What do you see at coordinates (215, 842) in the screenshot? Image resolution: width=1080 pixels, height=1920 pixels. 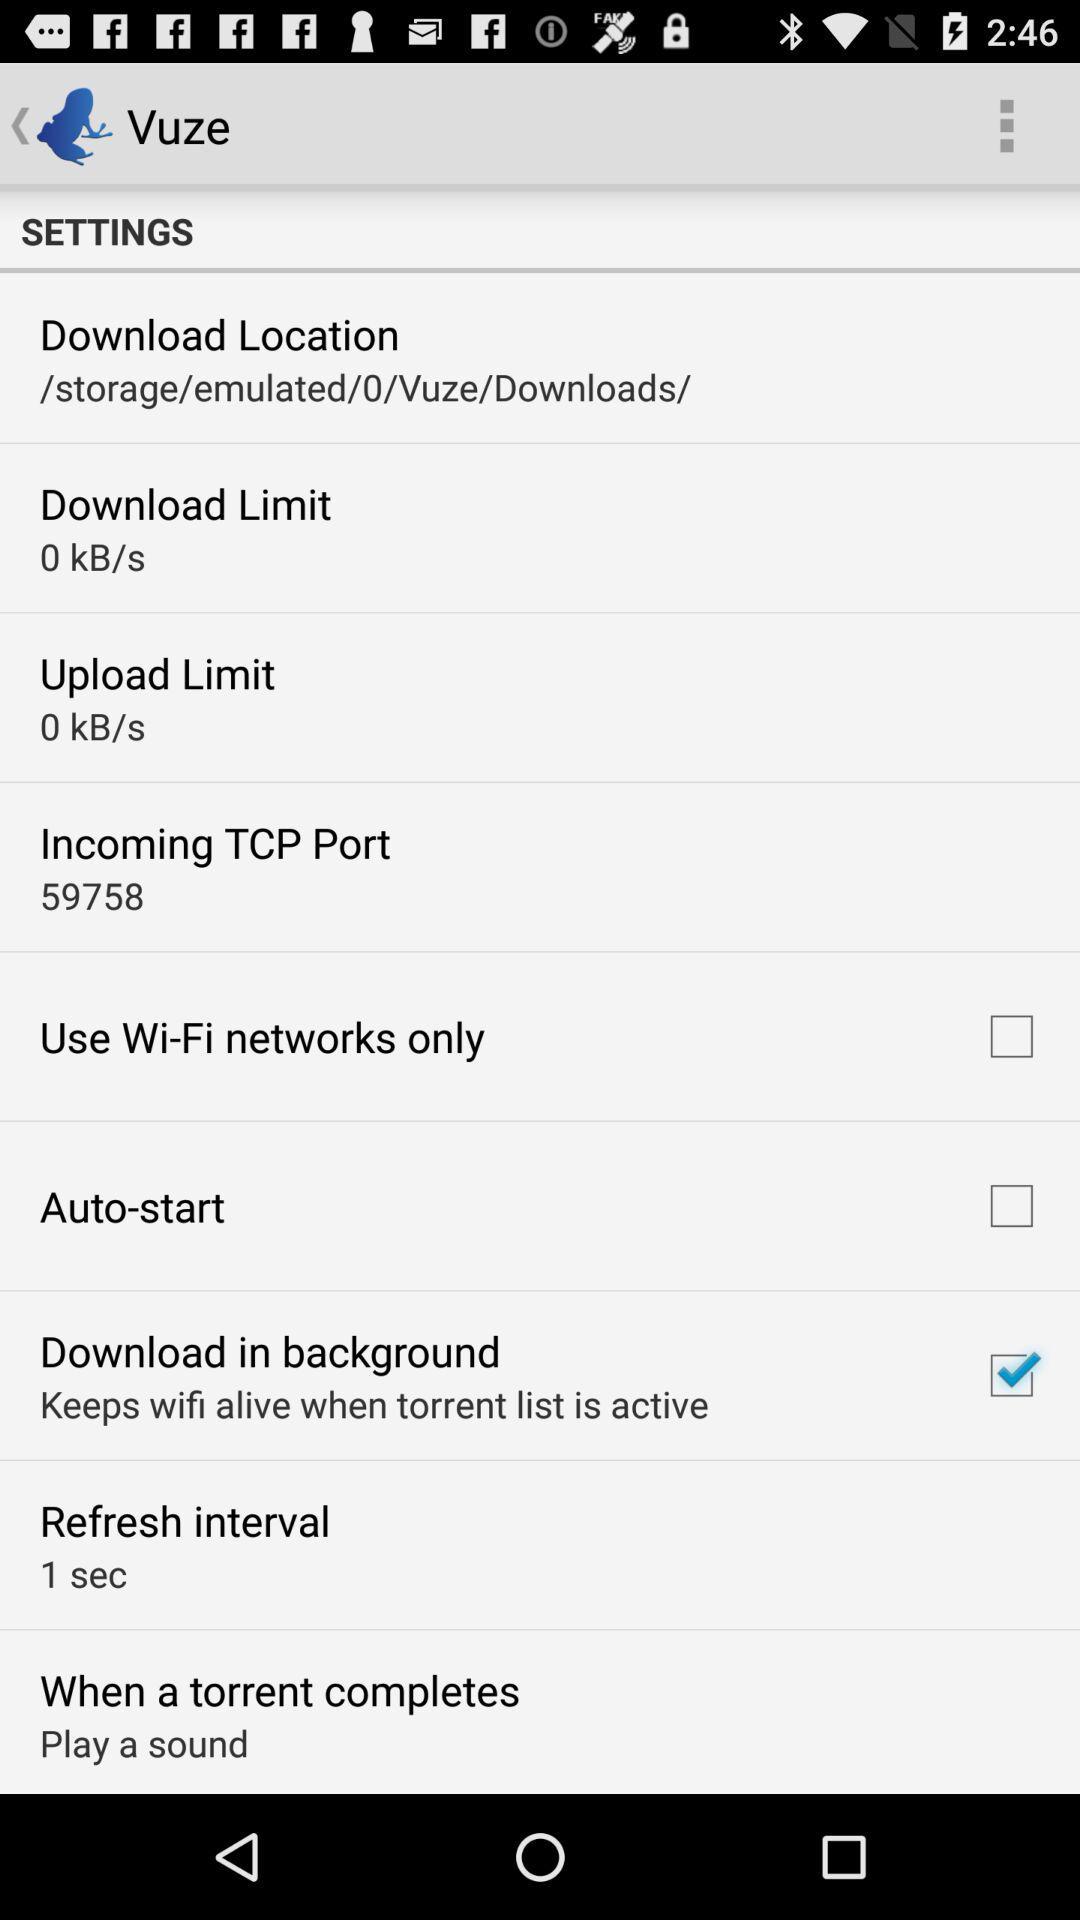 I see `the incoming tcp port app` at bounding box center [215, 842].